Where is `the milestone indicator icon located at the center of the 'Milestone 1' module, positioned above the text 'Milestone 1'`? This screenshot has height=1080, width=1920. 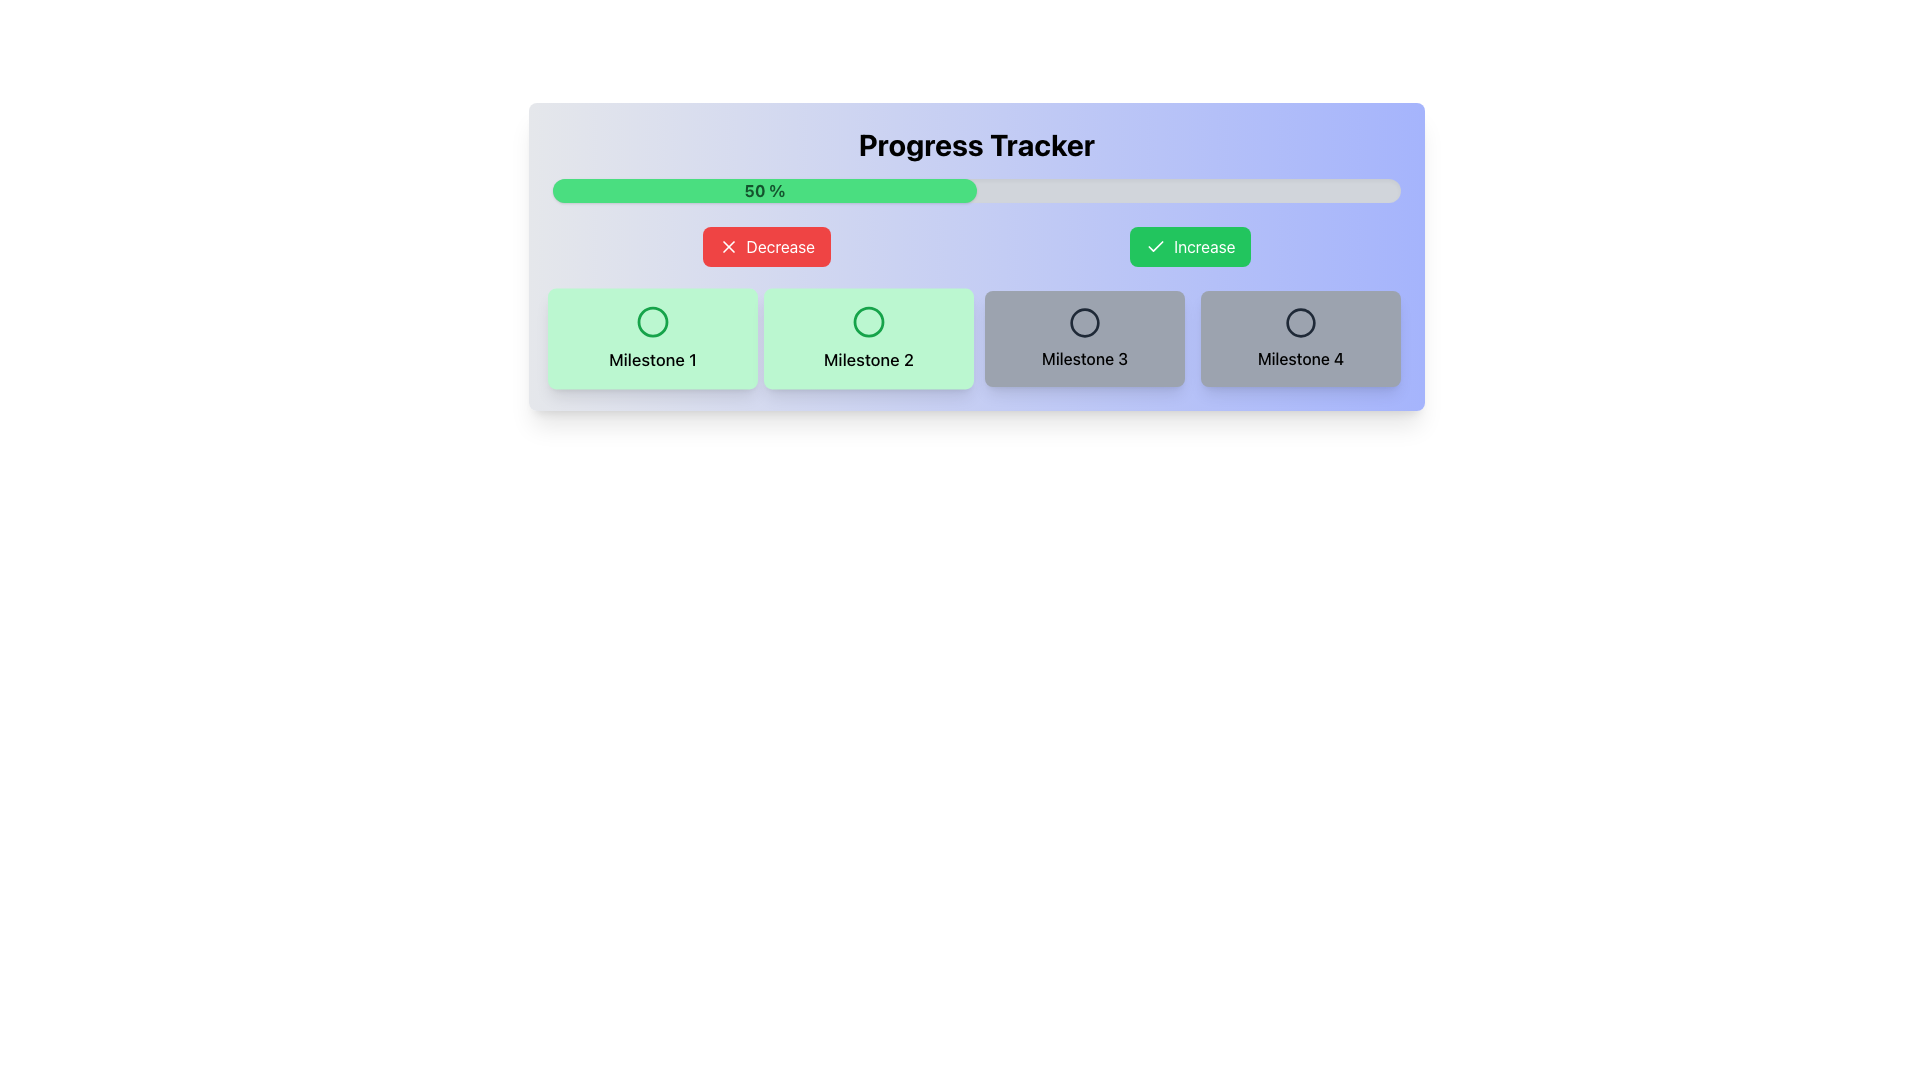
the milestone indicator icon located at the center of the 'Milestone 1' module, positioned above the text 'Milestone 1' is located at coordinates (652, 320).